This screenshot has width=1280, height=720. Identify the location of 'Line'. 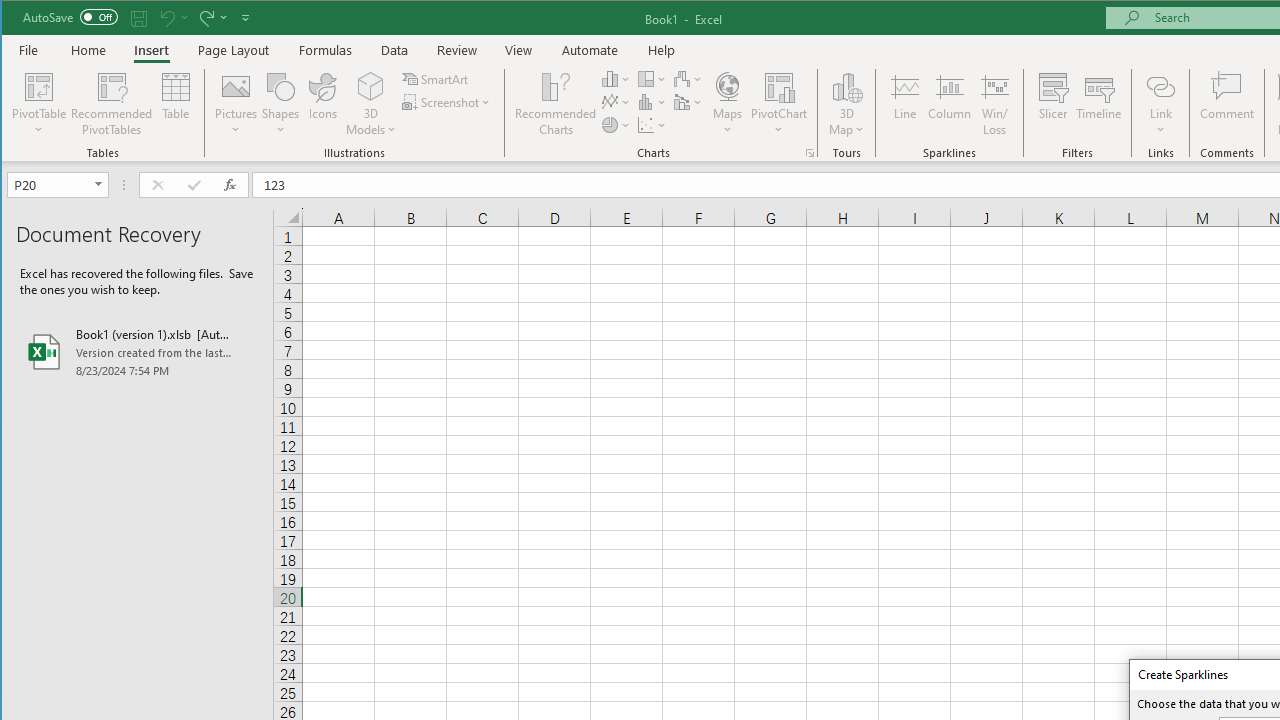
(903, 104).